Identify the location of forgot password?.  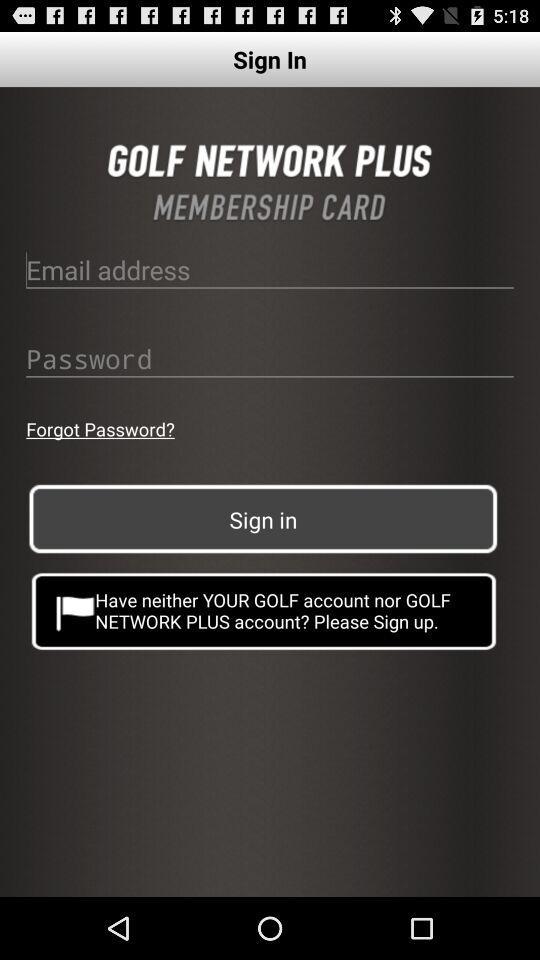
(99, 429).